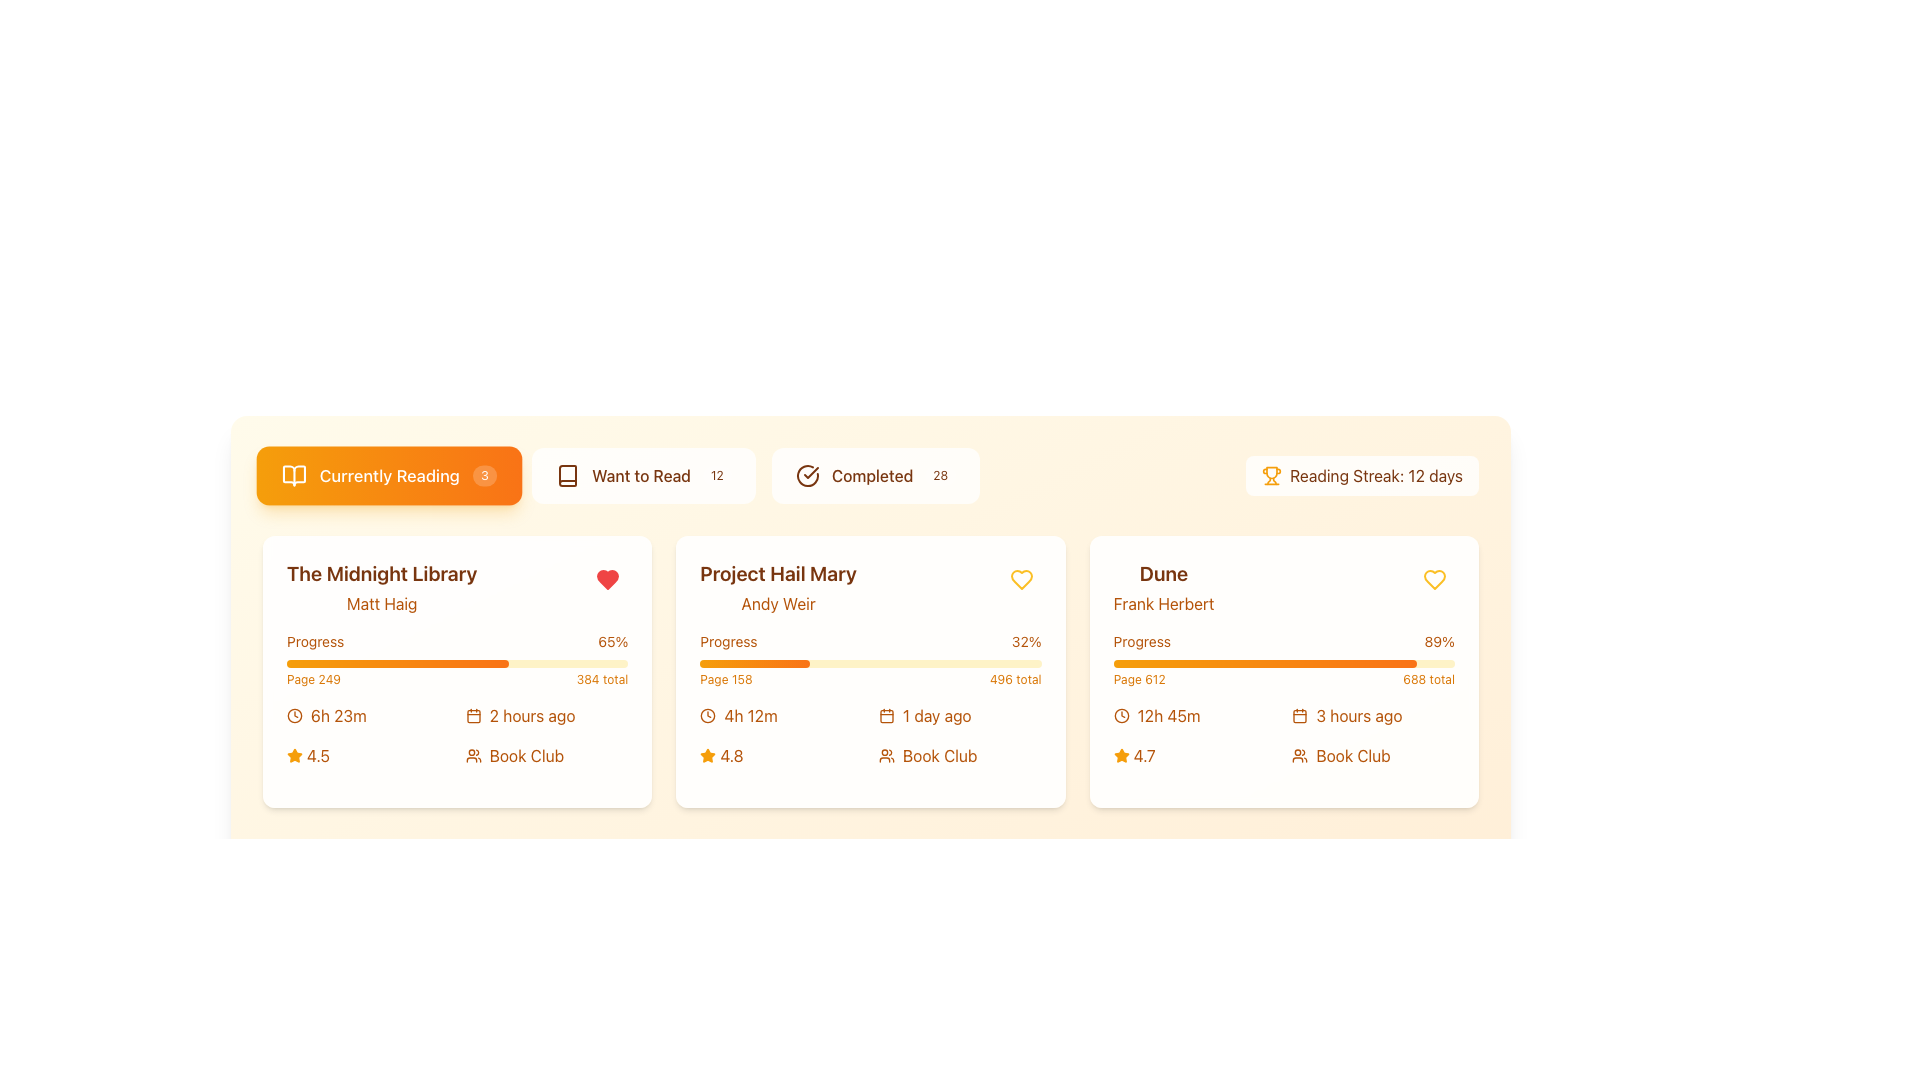 The image size is (1920, 1080). What do you see at coordinates (708, 715) in the screenshot?
I see `the visual representation of the clock icon, which is a circle with a simplistic clock hand design, located to the left of the text '4h 12m' in the second card of the 'Currently Reading' section for the book 'Project Hail Mary'` at bounding box center [708, 715].